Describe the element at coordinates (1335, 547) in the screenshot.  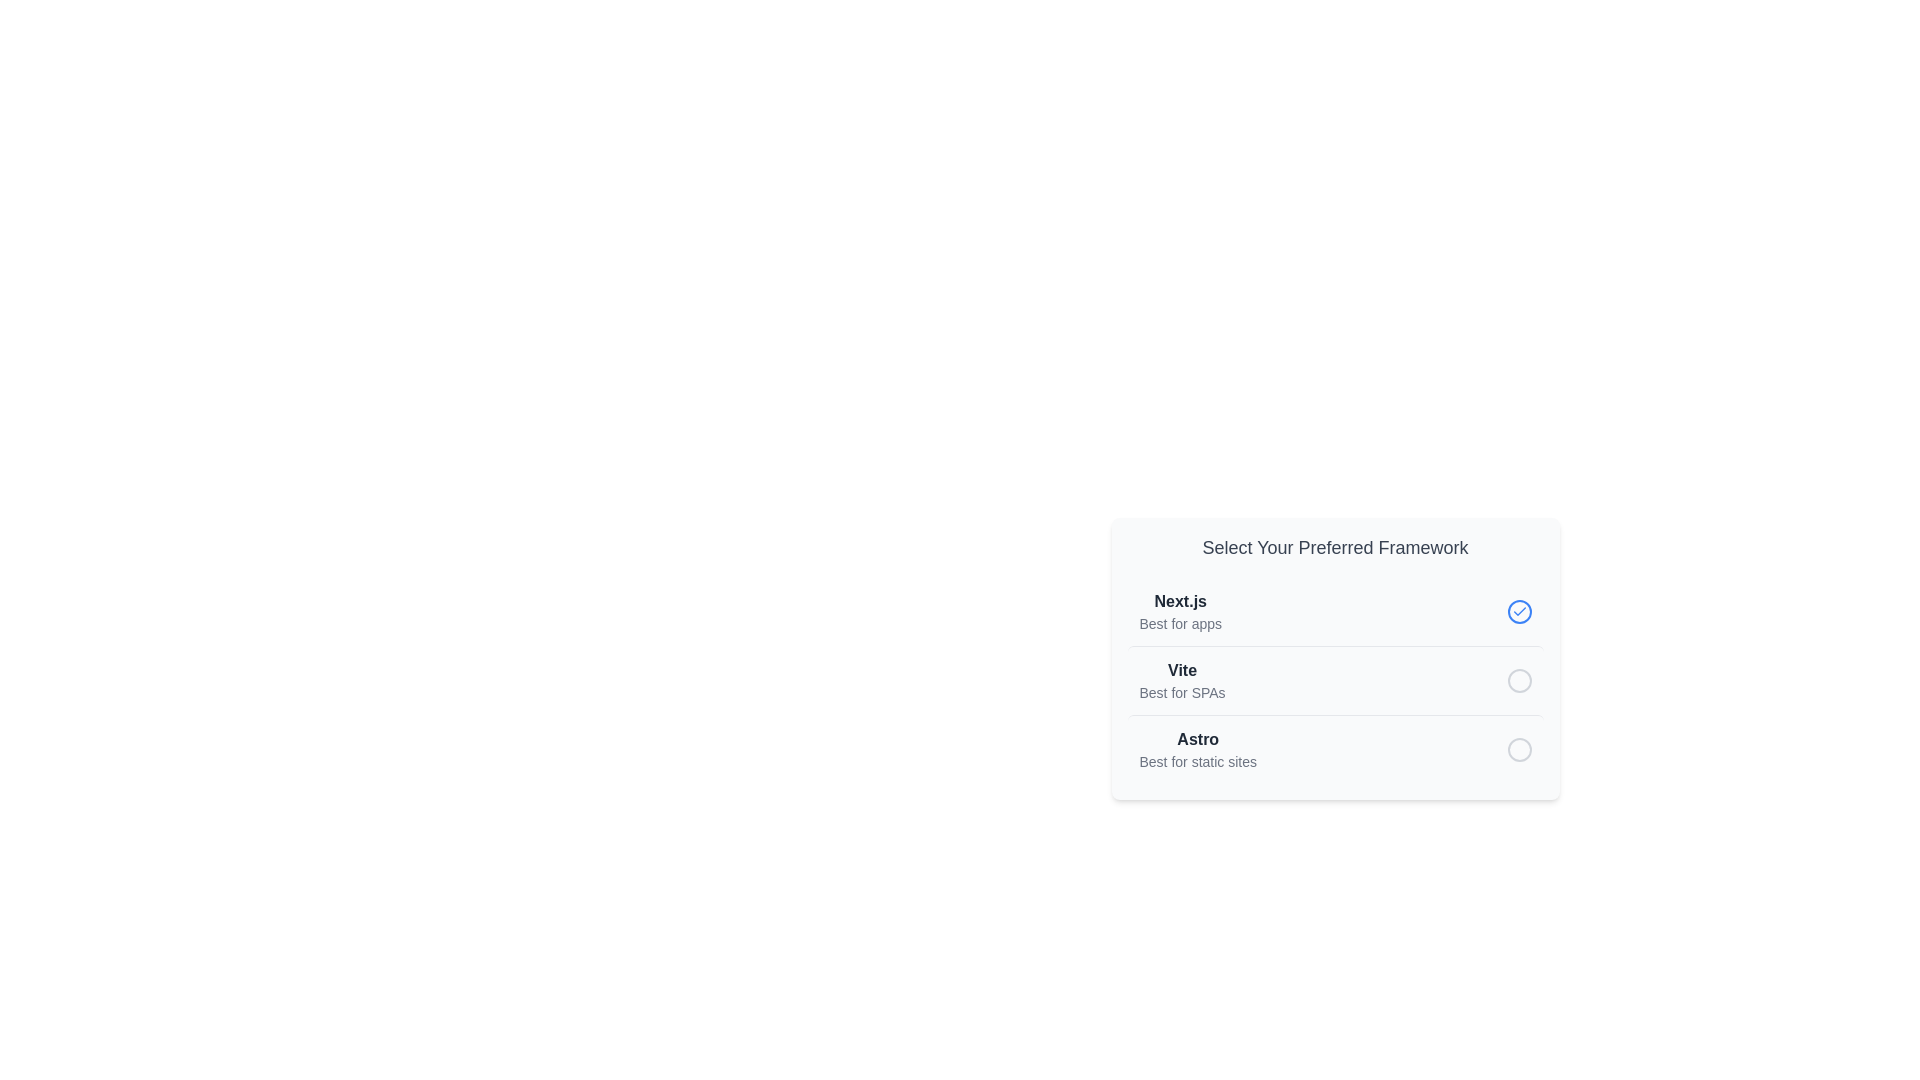
I see `the static text label displaying 'Select Your Preferred Framework' which is positioned at the top of the form-like interface` at that location.